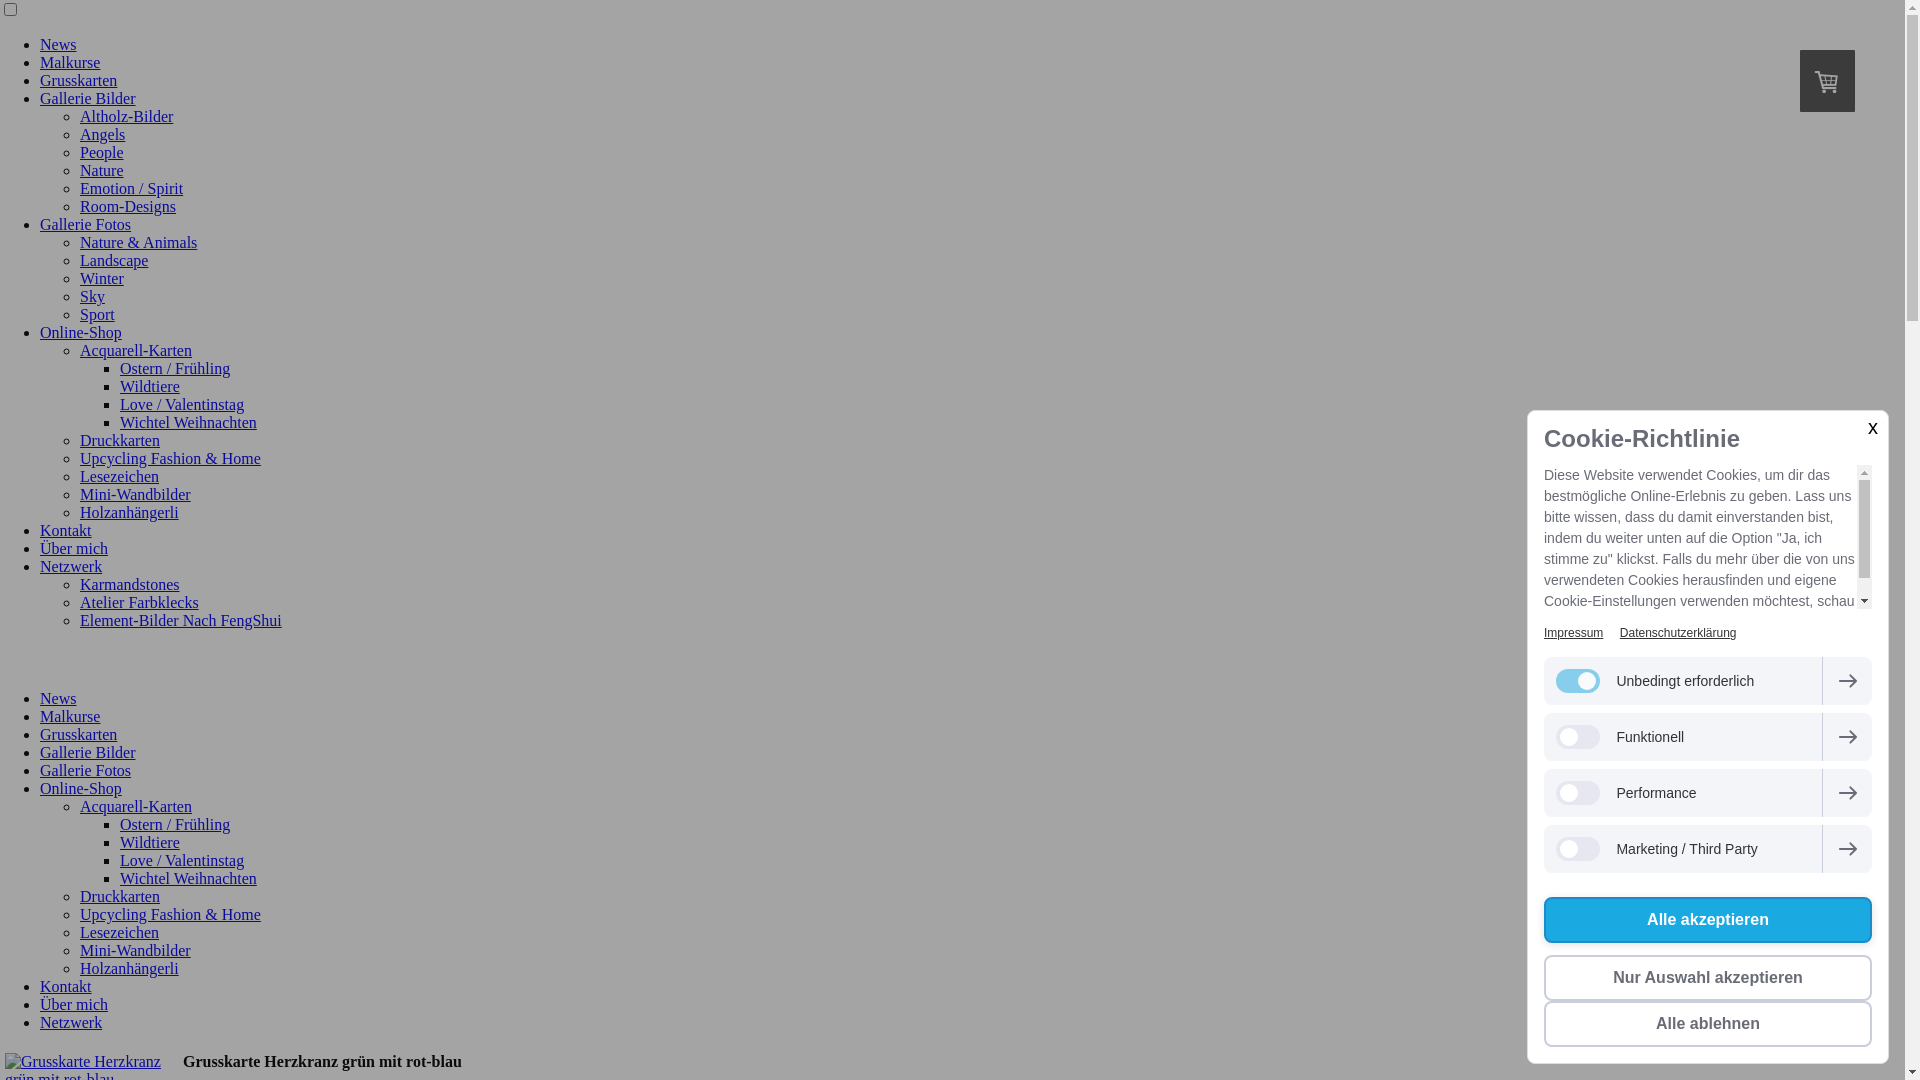 The image size is (1920, 1080). Describe the element at coordinates (91, 296) in the screenshot. I see `'Sky'` at that location.